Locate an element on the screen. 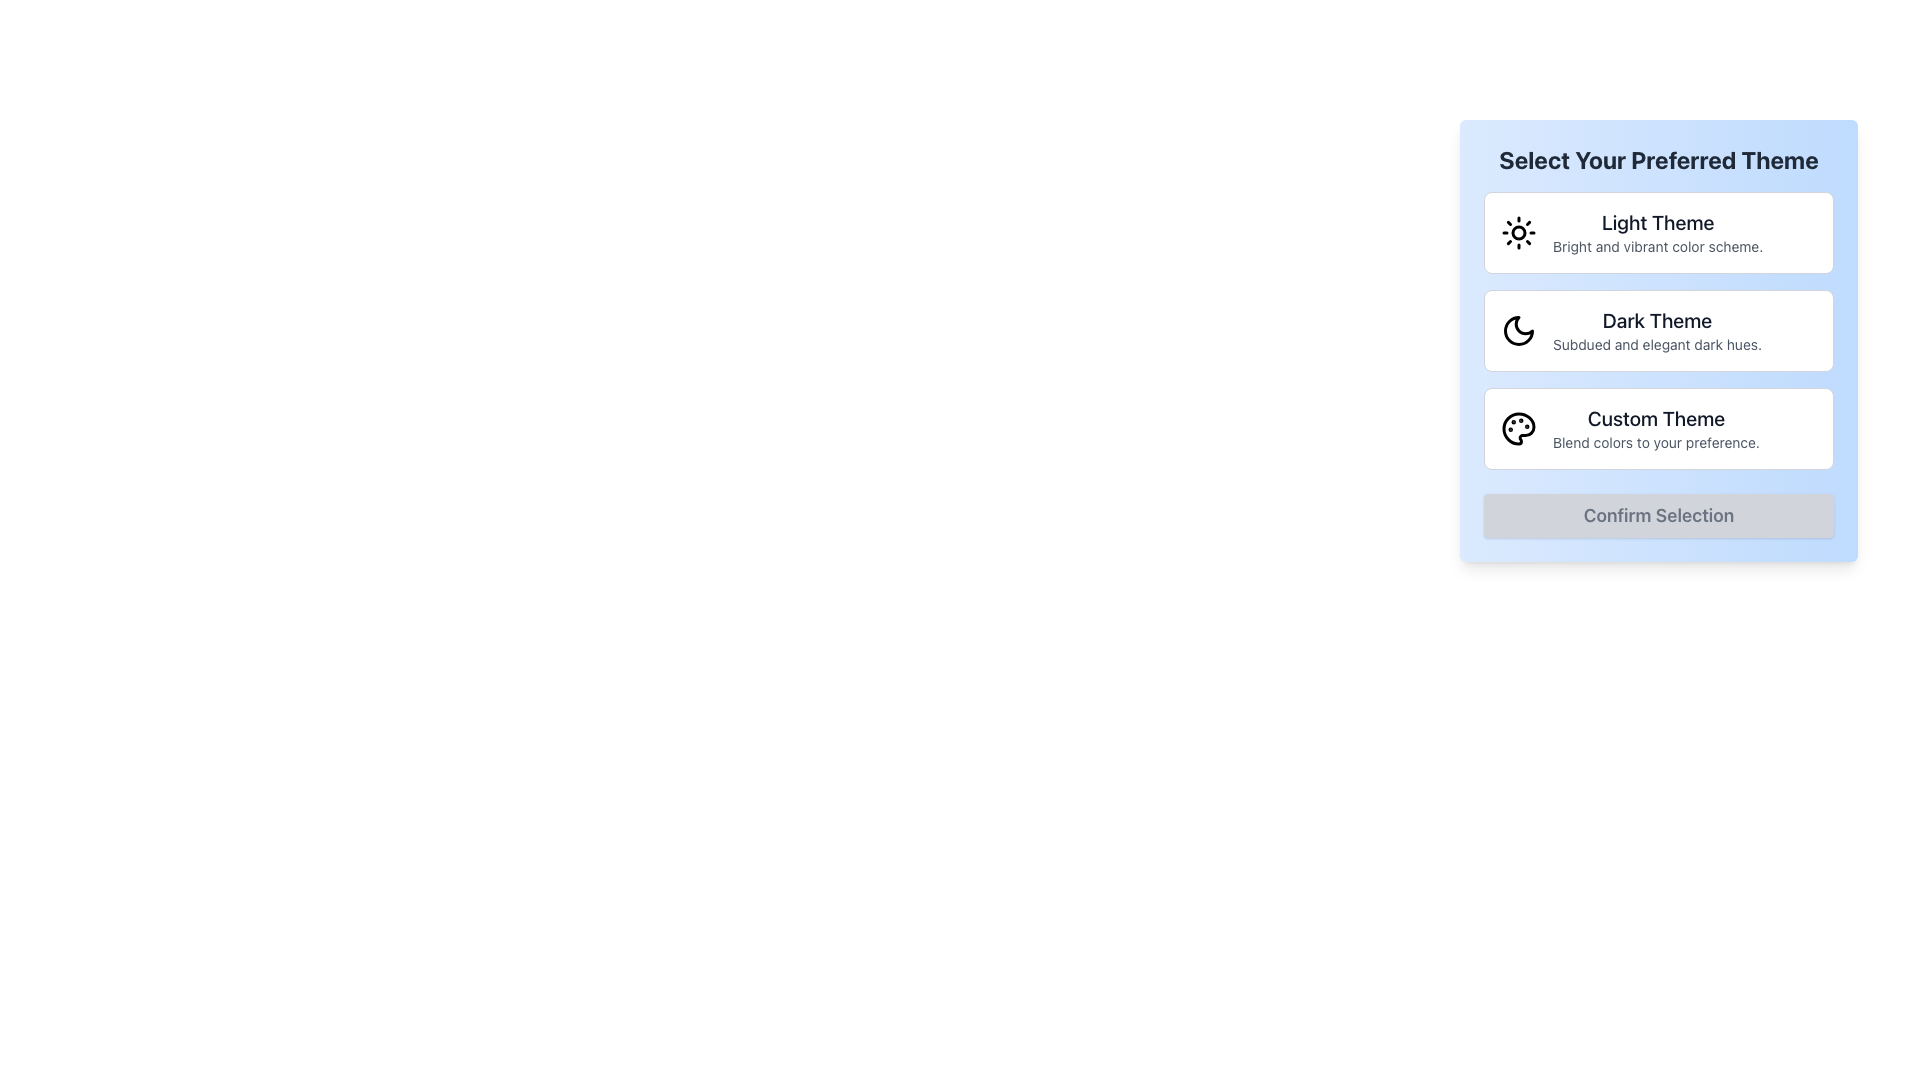  the 'Dark Theme' selectable list item, which is the second option in a vertical list of three themes is located at coordinates (1659, 330).